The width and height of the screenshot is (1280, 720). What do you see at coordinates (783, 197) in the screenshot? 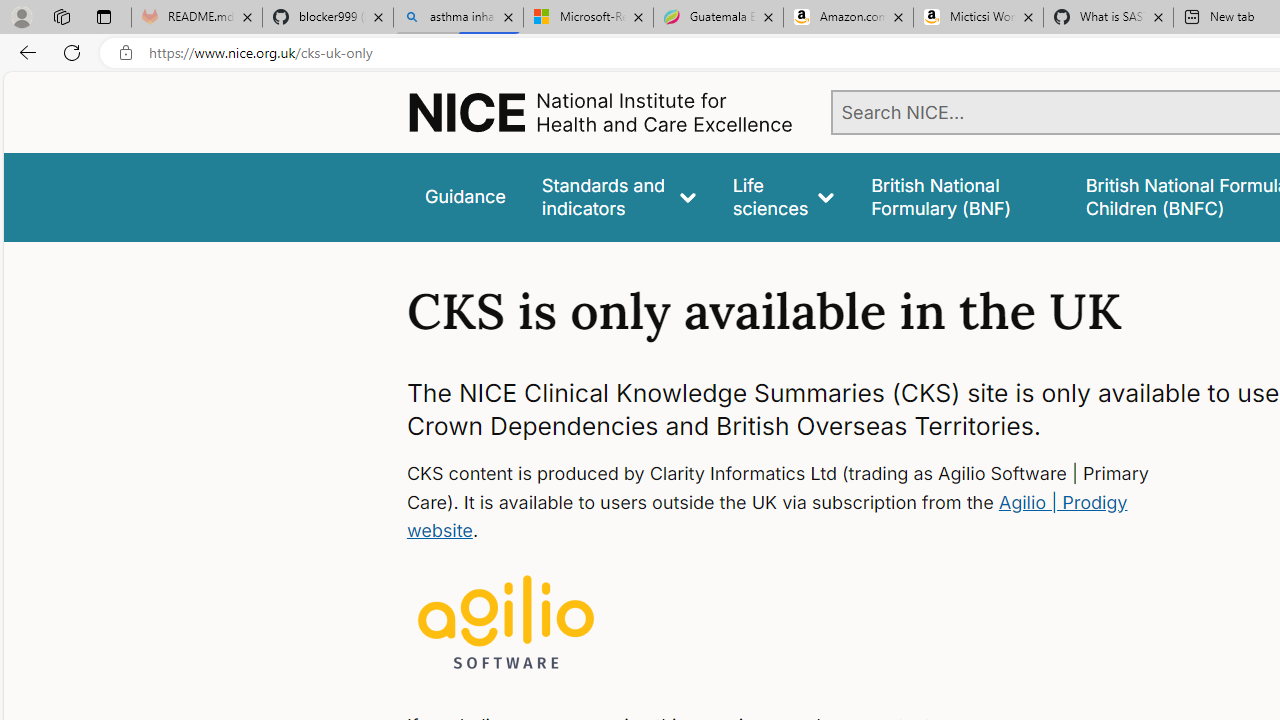
I see `'Life sciences'` at bounding box center [783, 197].